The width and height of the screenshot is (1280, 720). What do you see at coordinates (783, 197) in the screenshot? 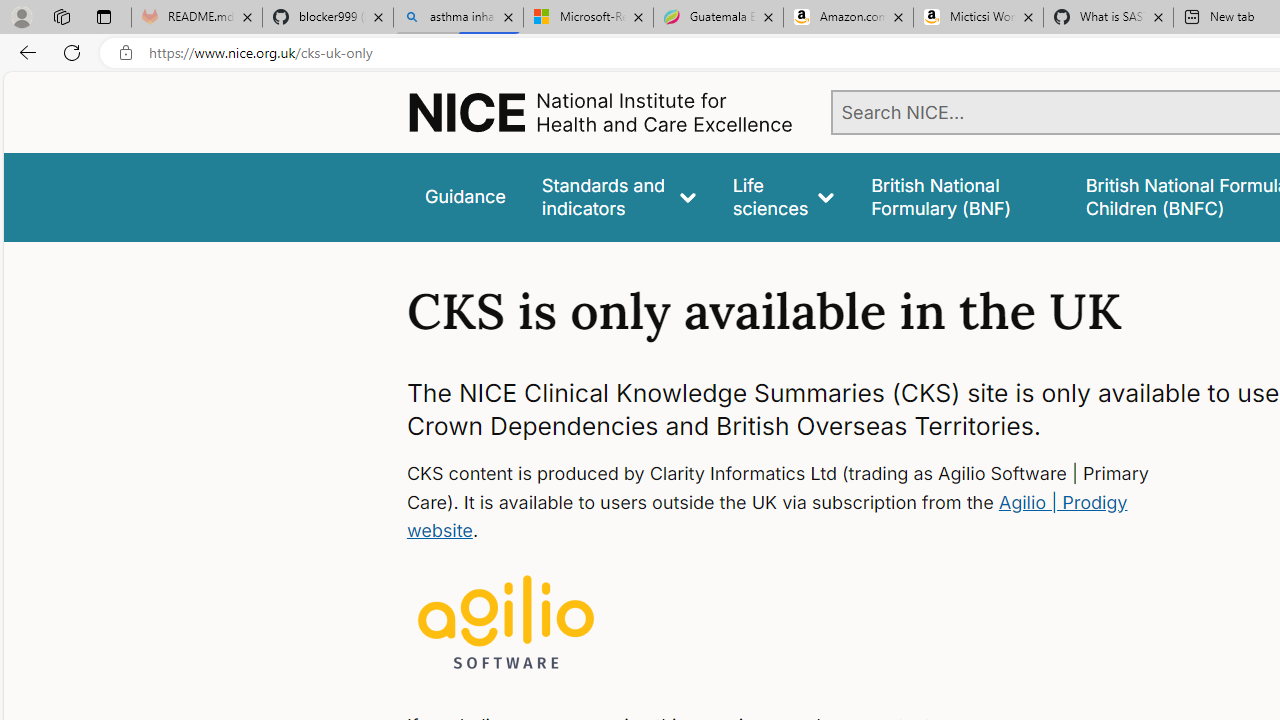
I see `'Life sciences'` at bounding box center [783, 197].